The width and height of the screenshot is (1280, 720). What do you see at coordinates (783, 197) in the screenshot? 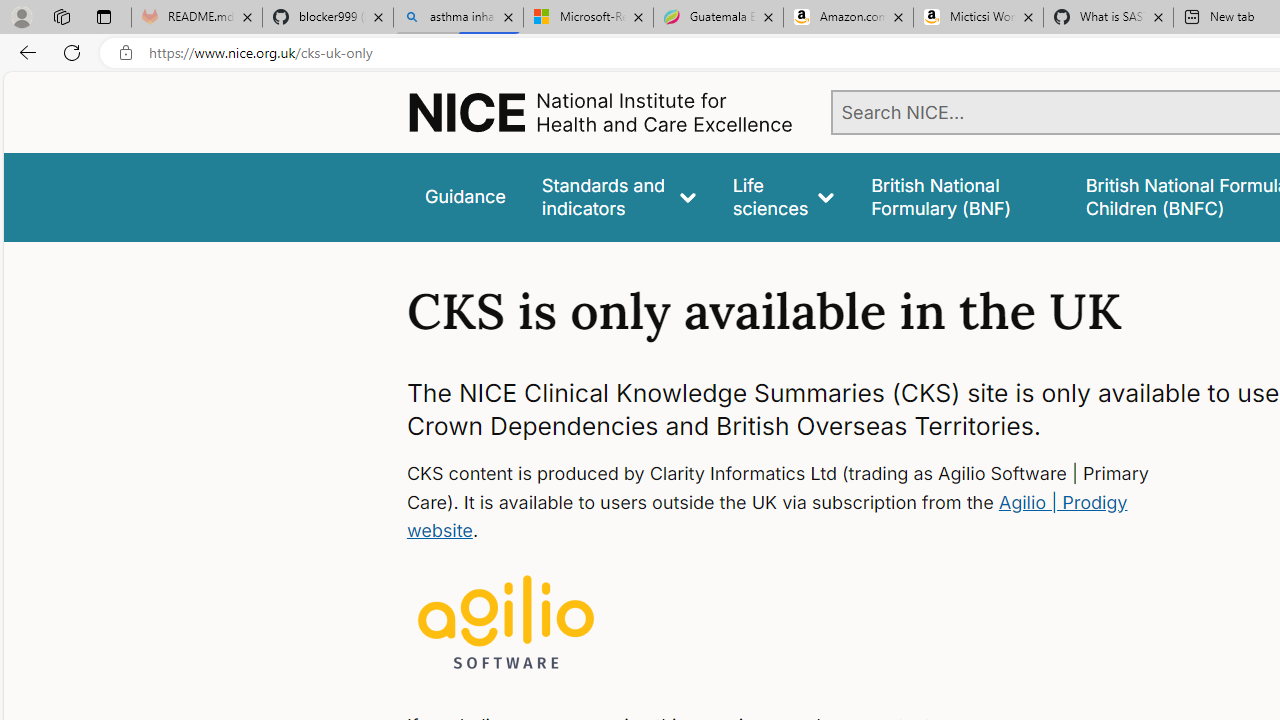
I see `'Life sciences'` at bounding box center [783, 197].